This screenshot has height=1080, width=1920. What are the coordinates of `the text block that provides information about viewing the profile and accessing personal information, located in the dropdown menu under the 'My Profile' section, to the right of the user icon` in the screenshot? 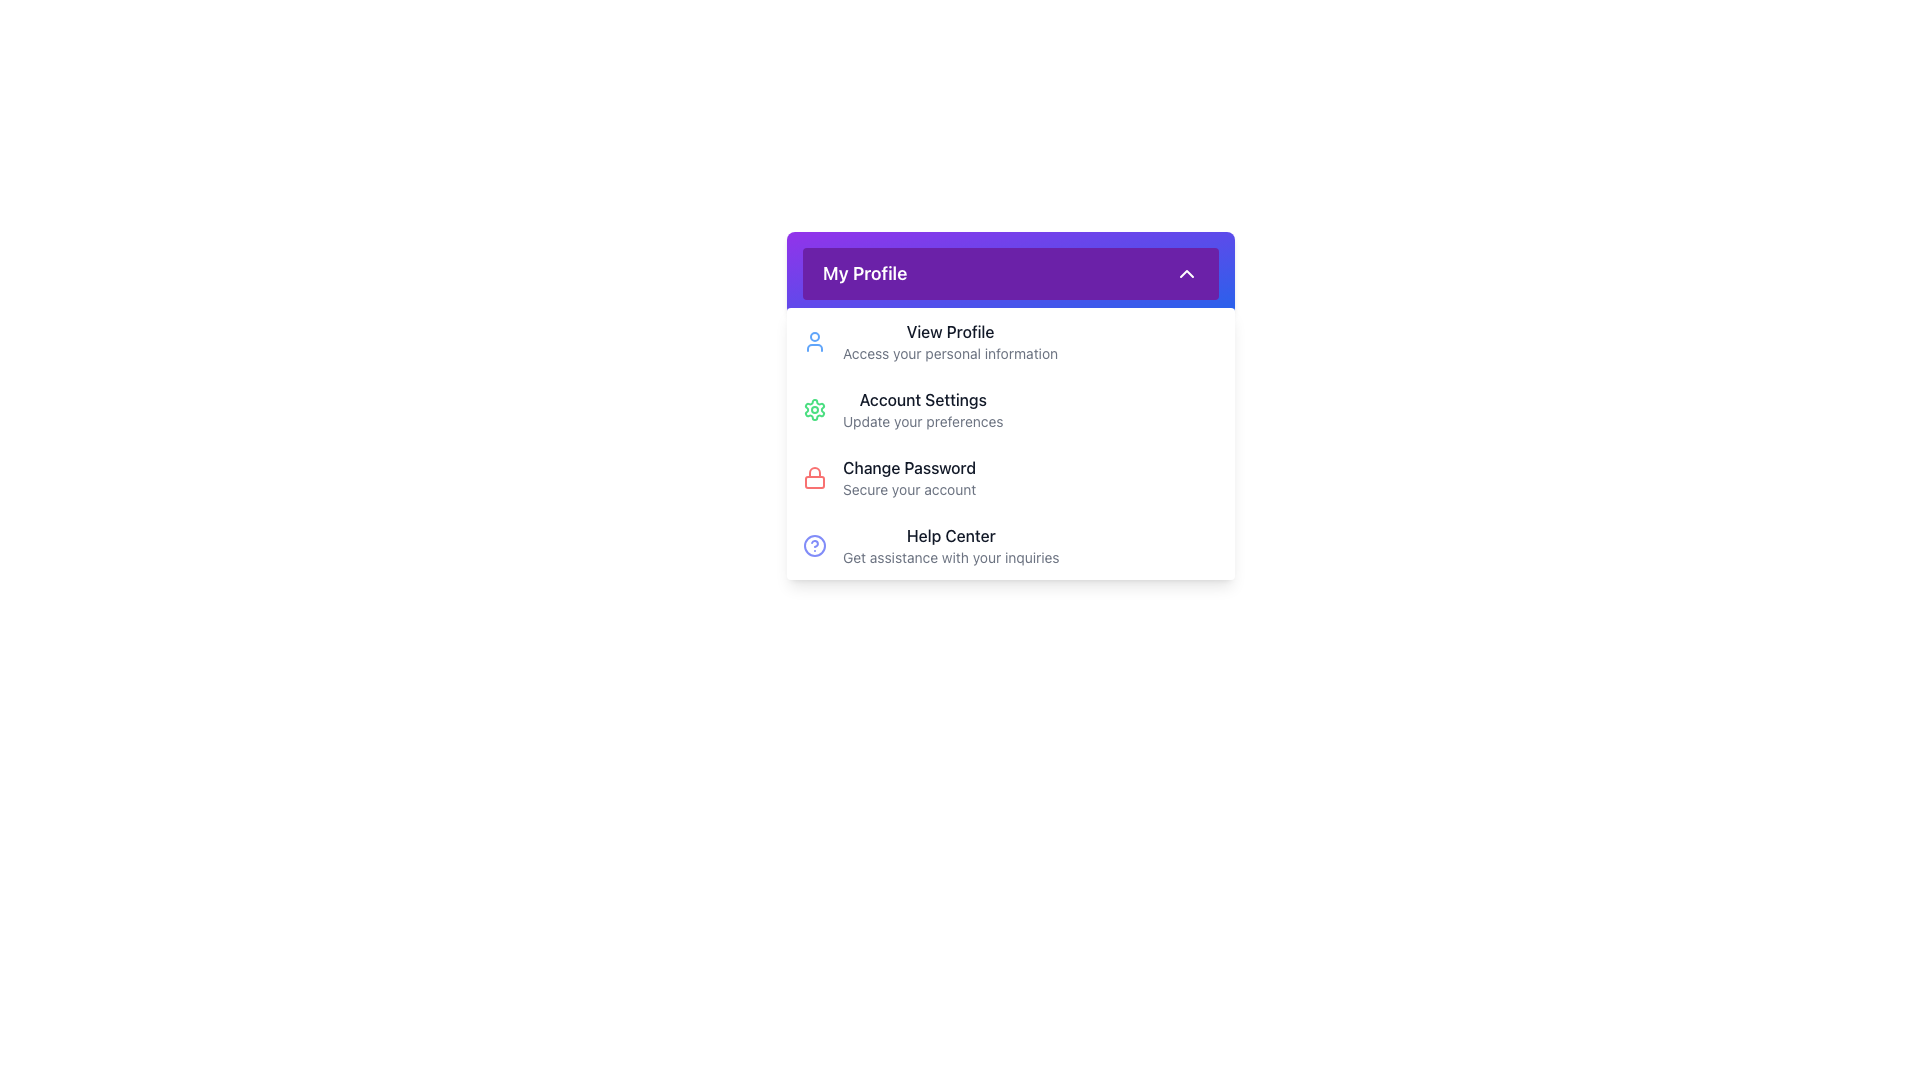 It's located at (949, 341).